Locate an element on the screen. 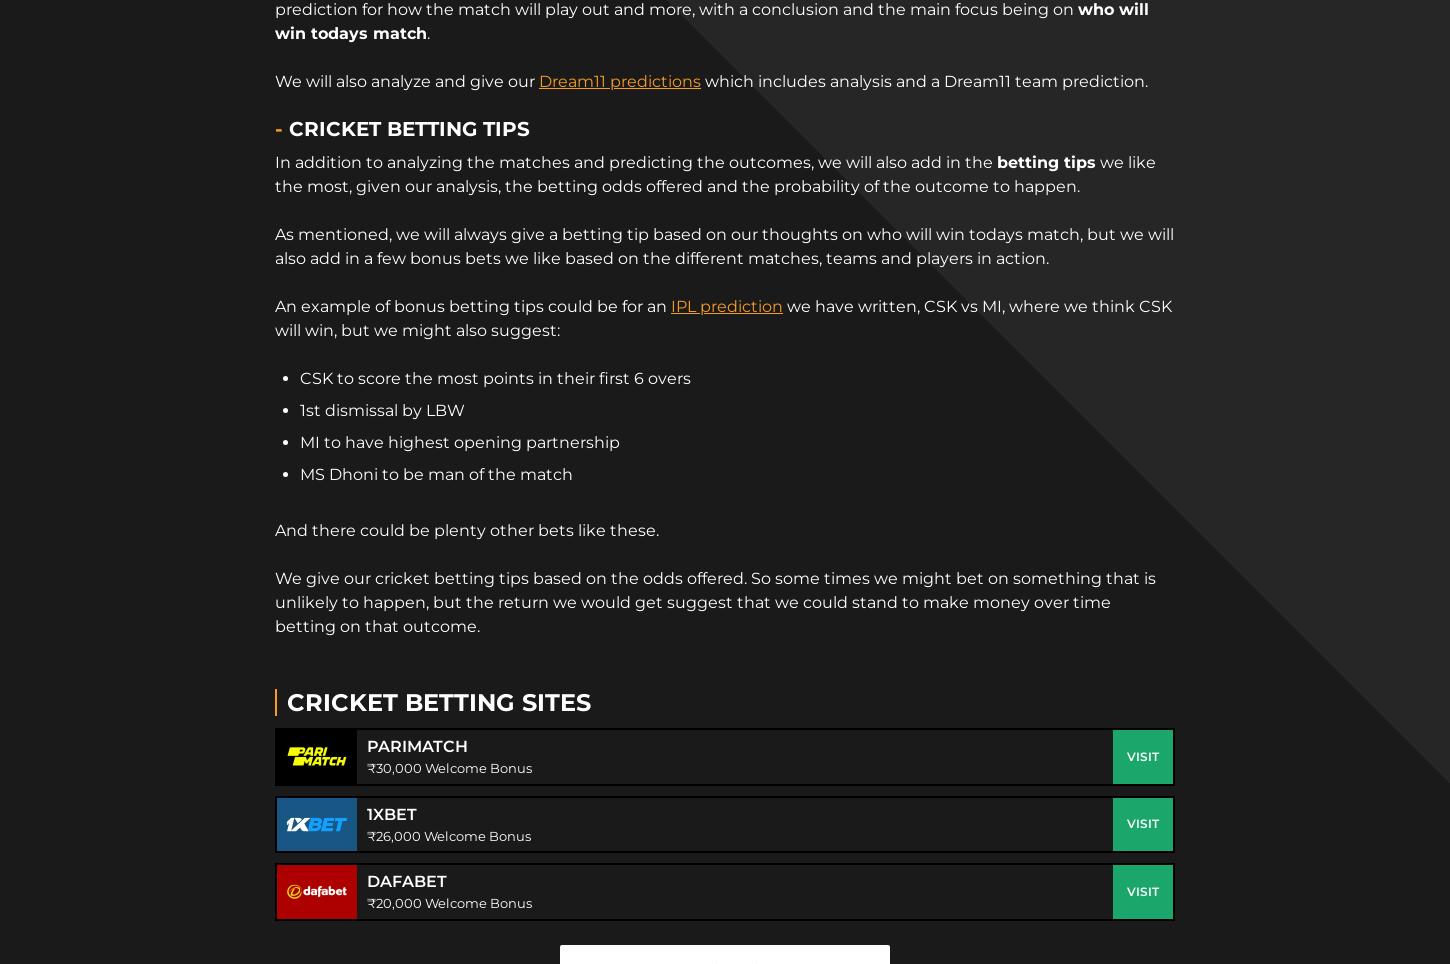  'We will also analyze and give our' is located at coordinates (406, 80).